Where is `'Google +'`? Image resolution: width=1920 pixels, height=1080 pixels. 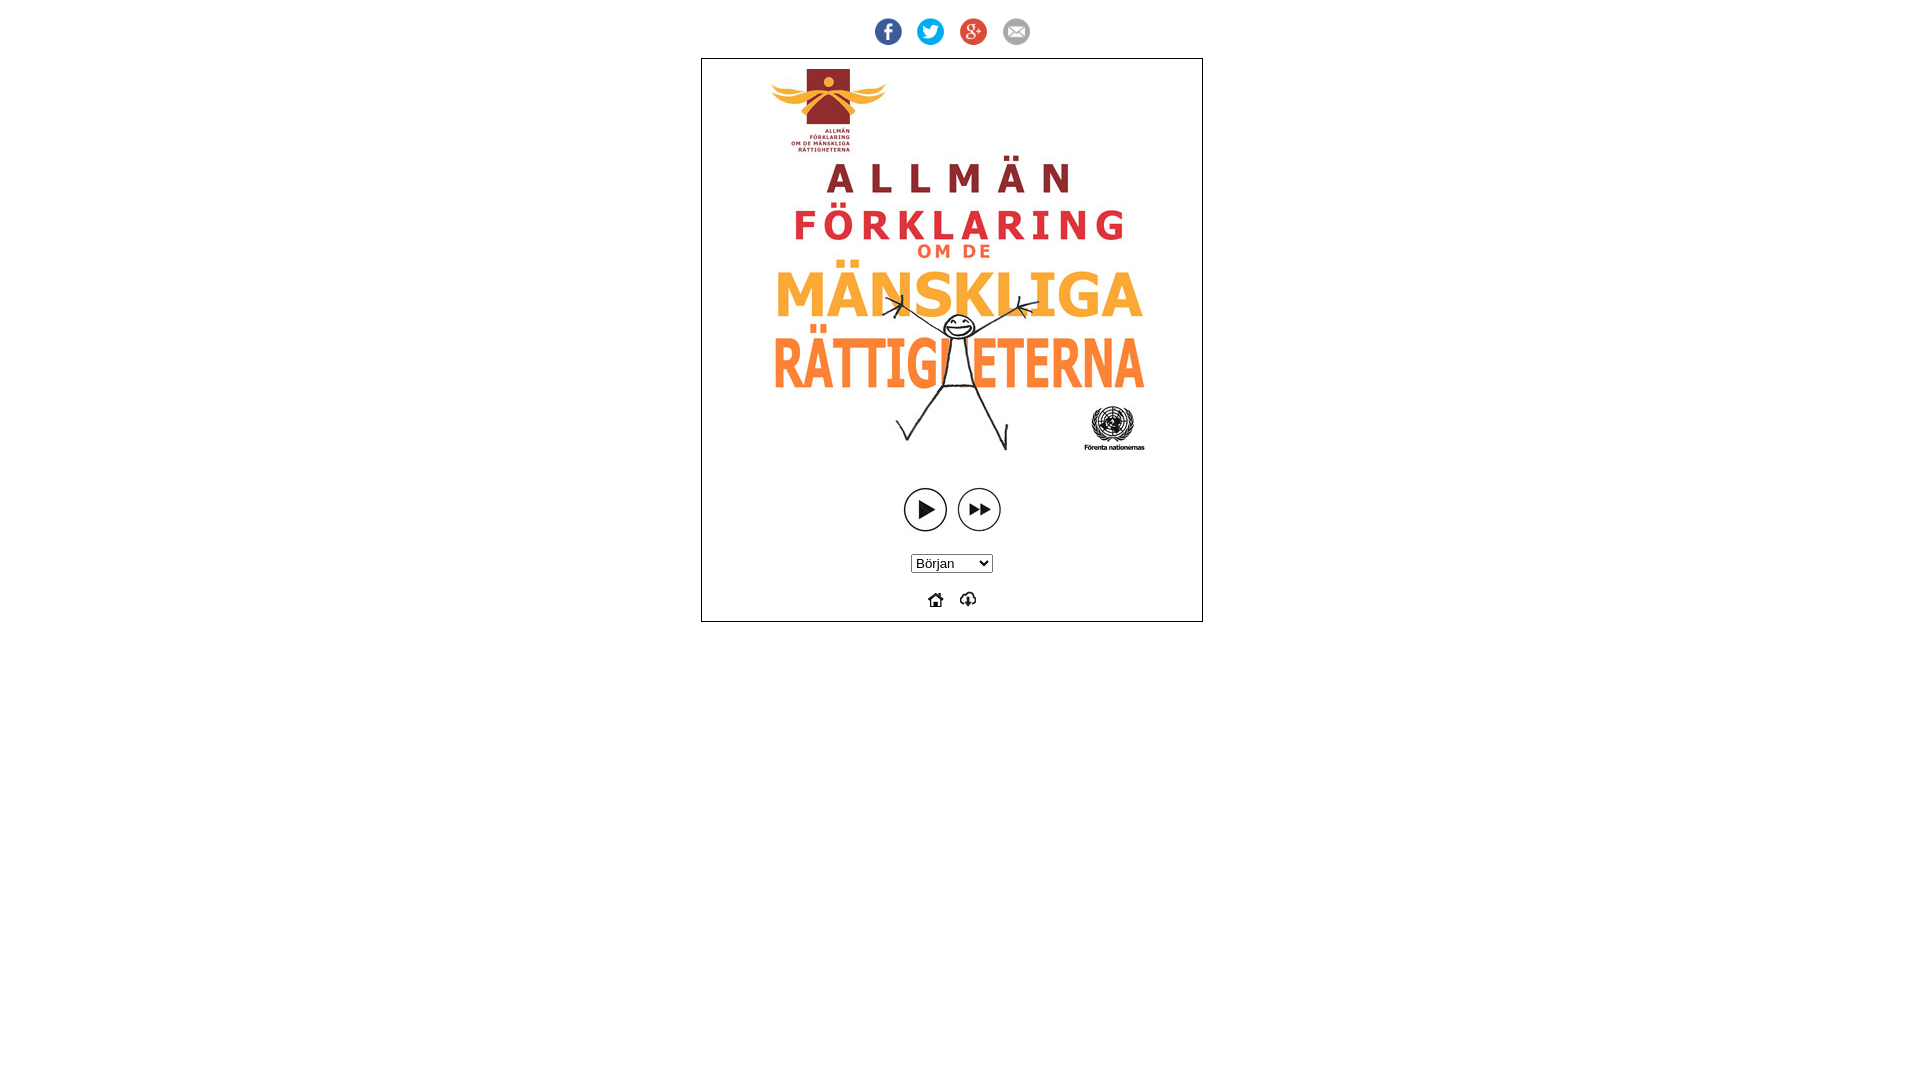
'Google +' is located at coordinates (973, 32).